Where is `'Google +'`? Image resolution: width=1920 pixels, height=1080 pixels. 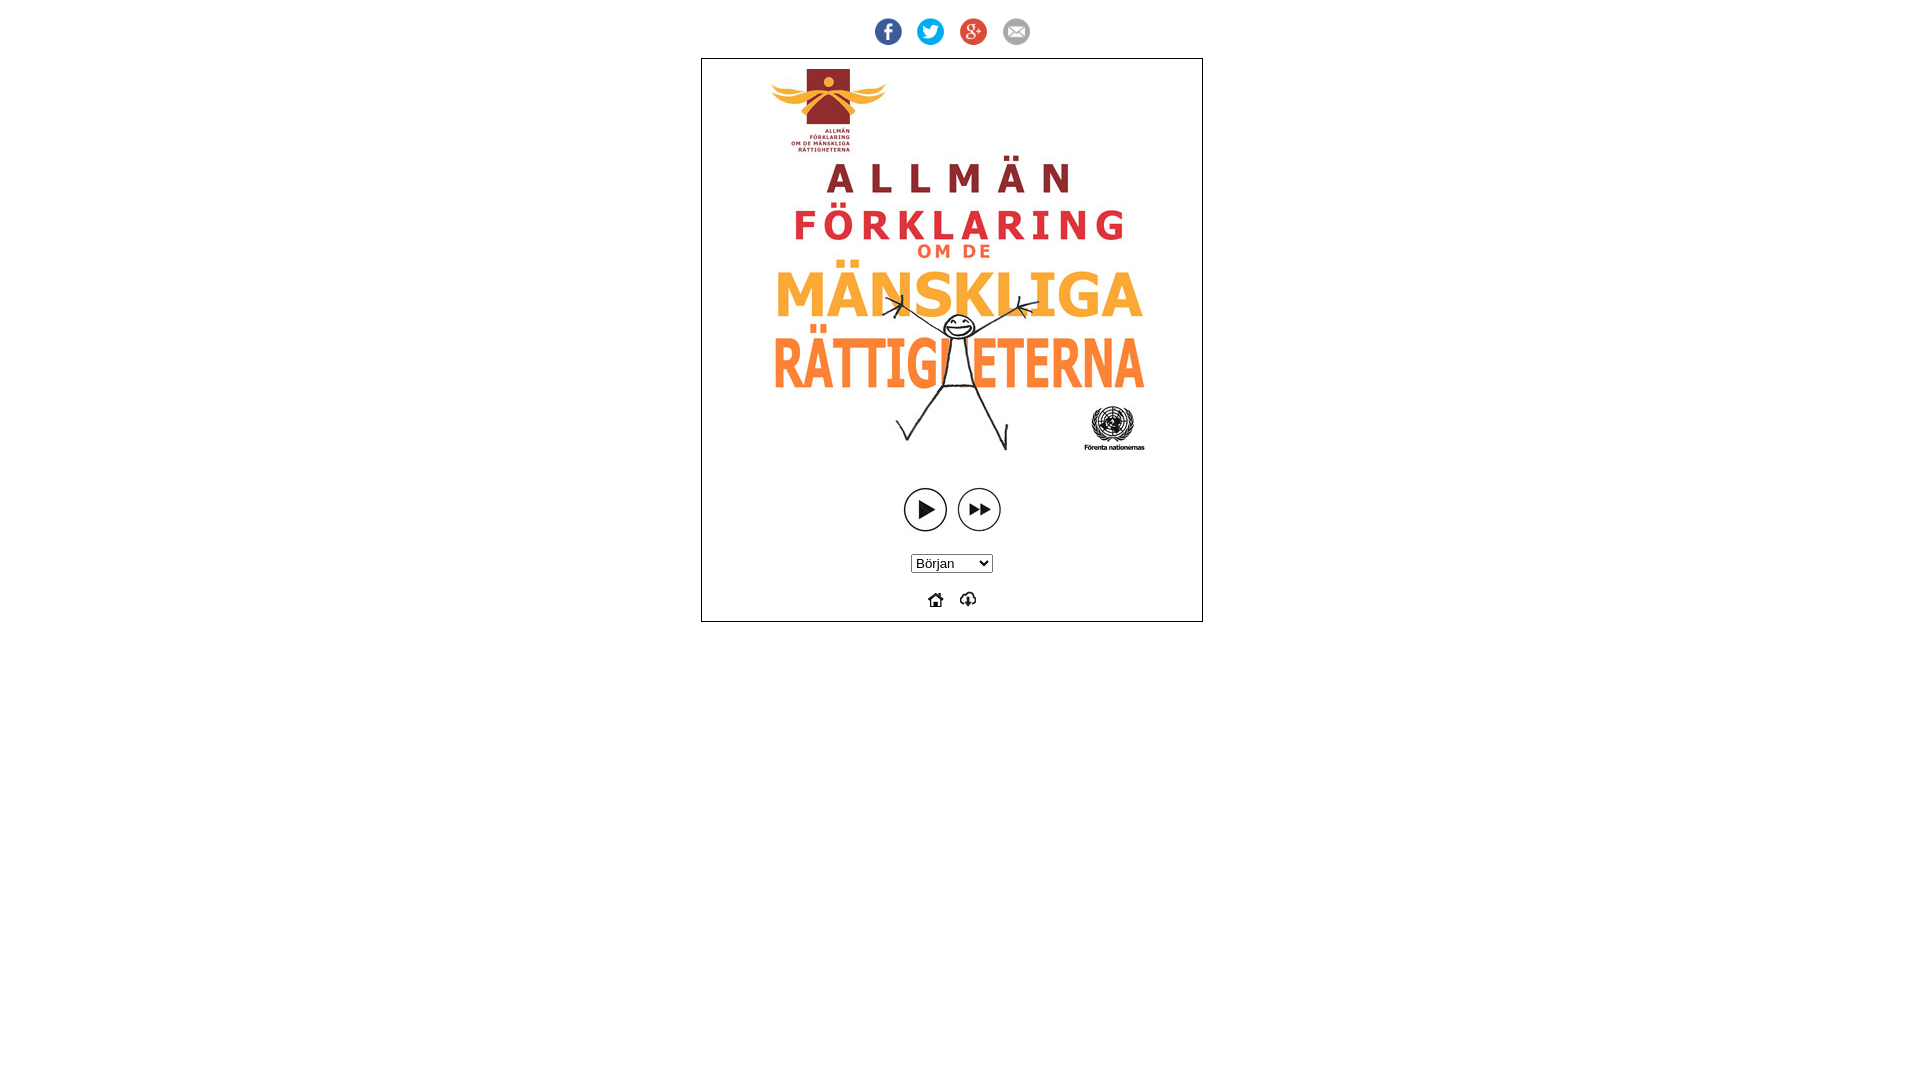
'Google +' is located at coordinates (973, 32).